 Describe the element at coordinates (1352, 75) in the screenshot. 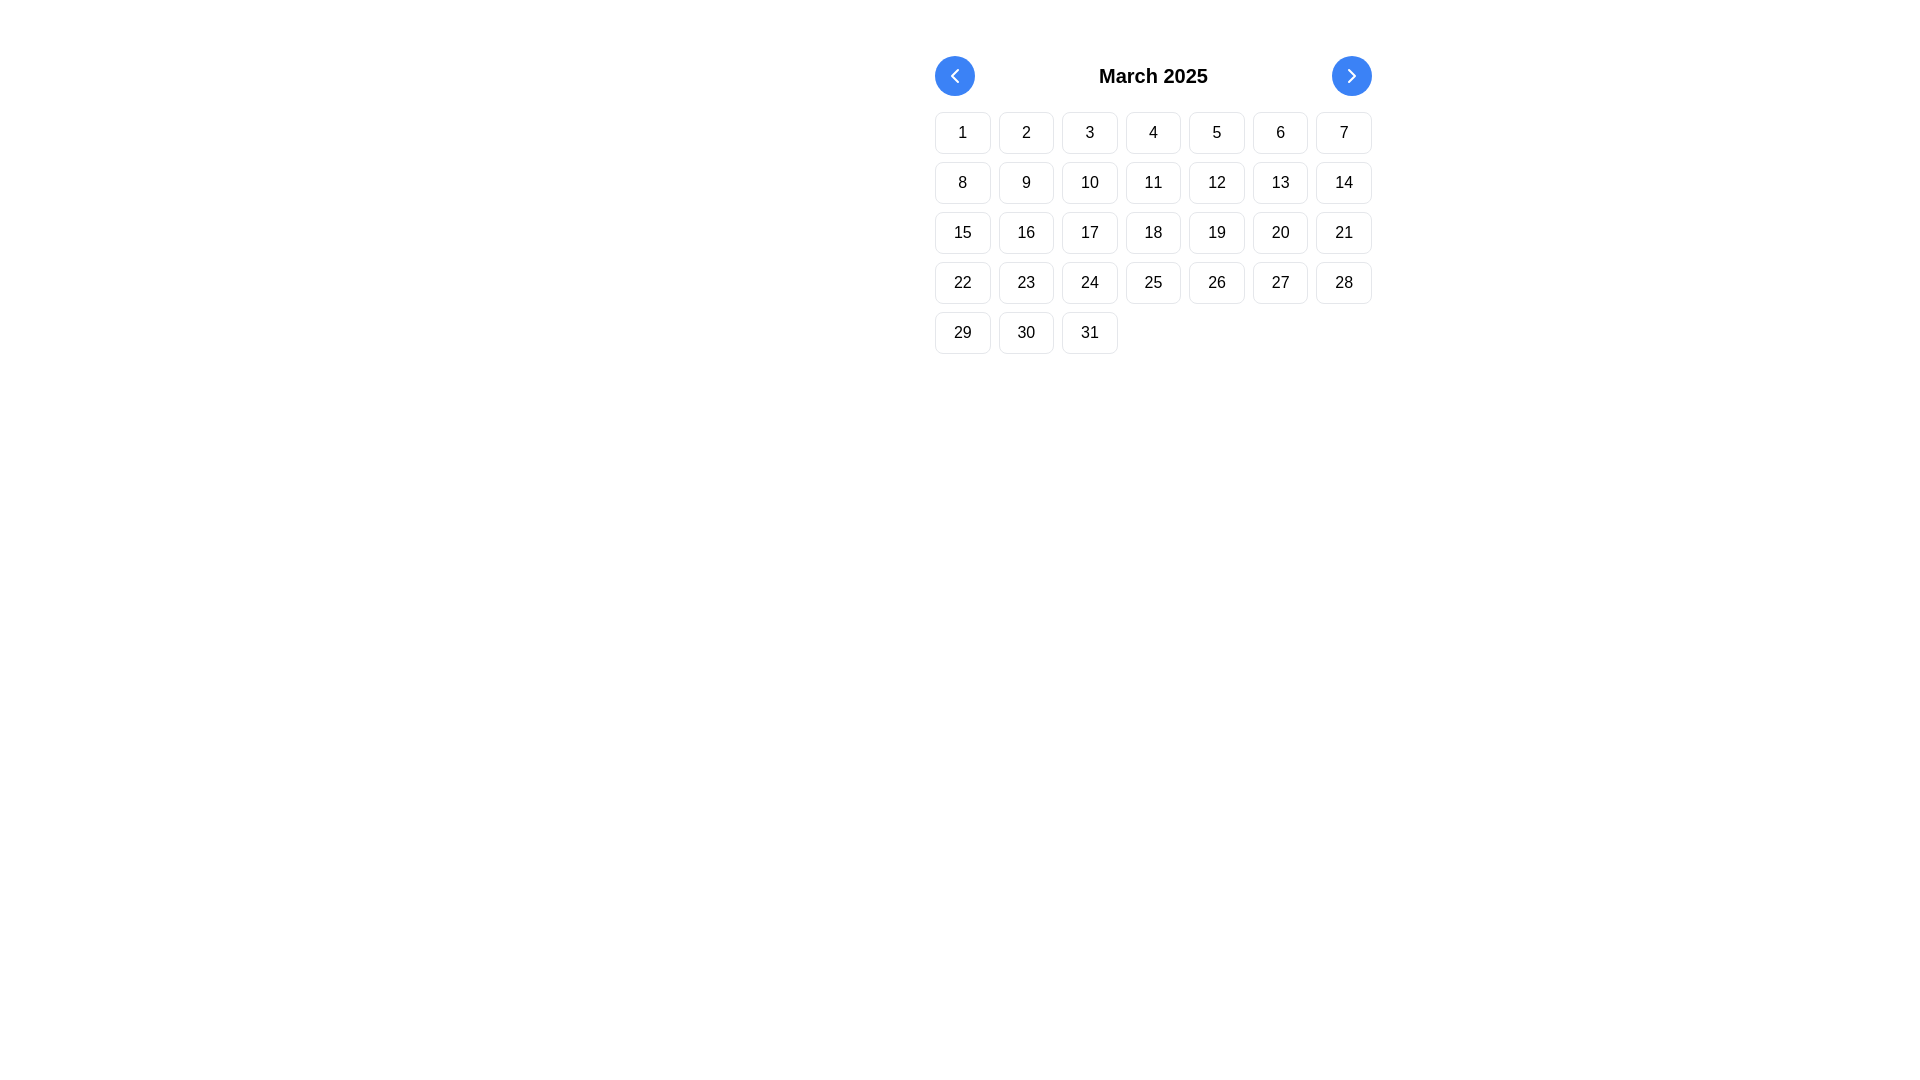

I see `the circular blue button with a white forward arrow icon located near the top-right corner of the calendar display` at that location.